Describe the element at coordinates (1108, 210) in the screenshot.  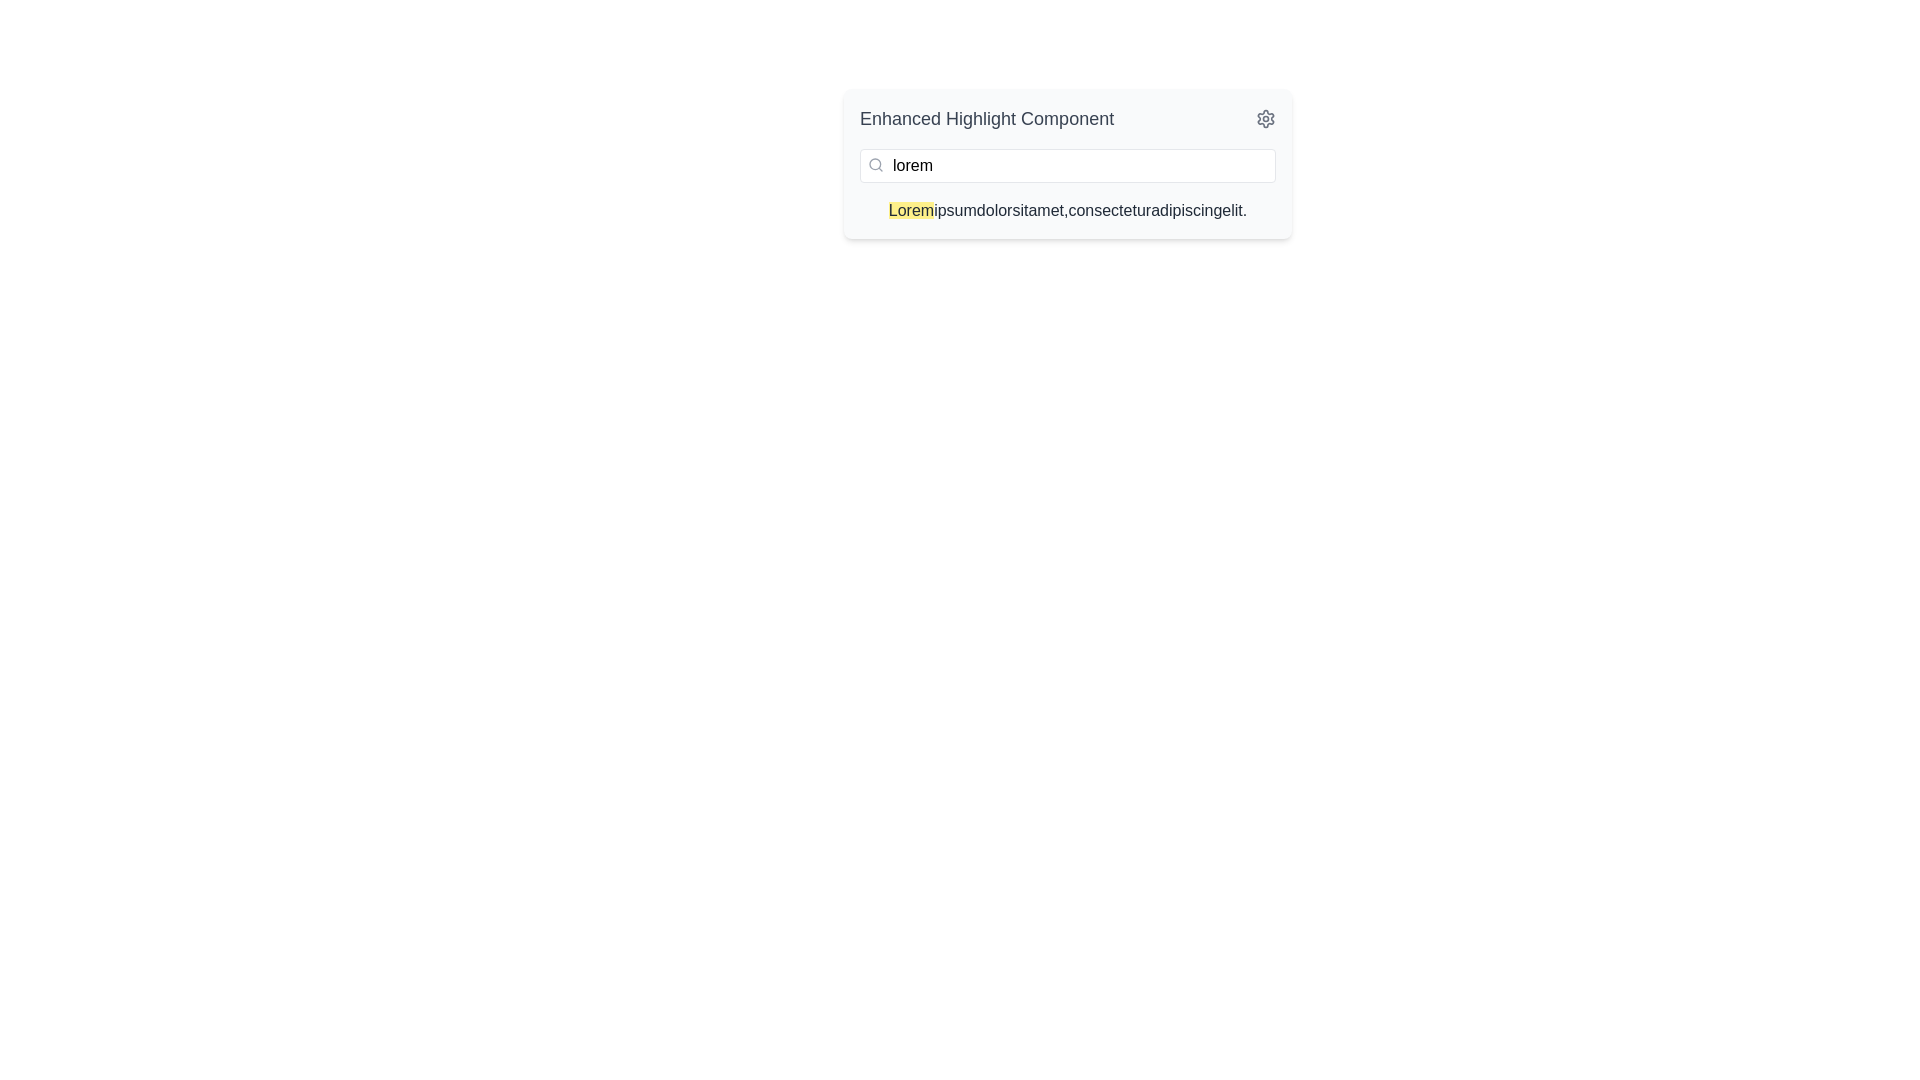
I see `the sixth word 'sit' in the sentence 'Lorem ipsum dolor sit amet, consectetur adipiscing elit.' which is located below a search bar` at that location.